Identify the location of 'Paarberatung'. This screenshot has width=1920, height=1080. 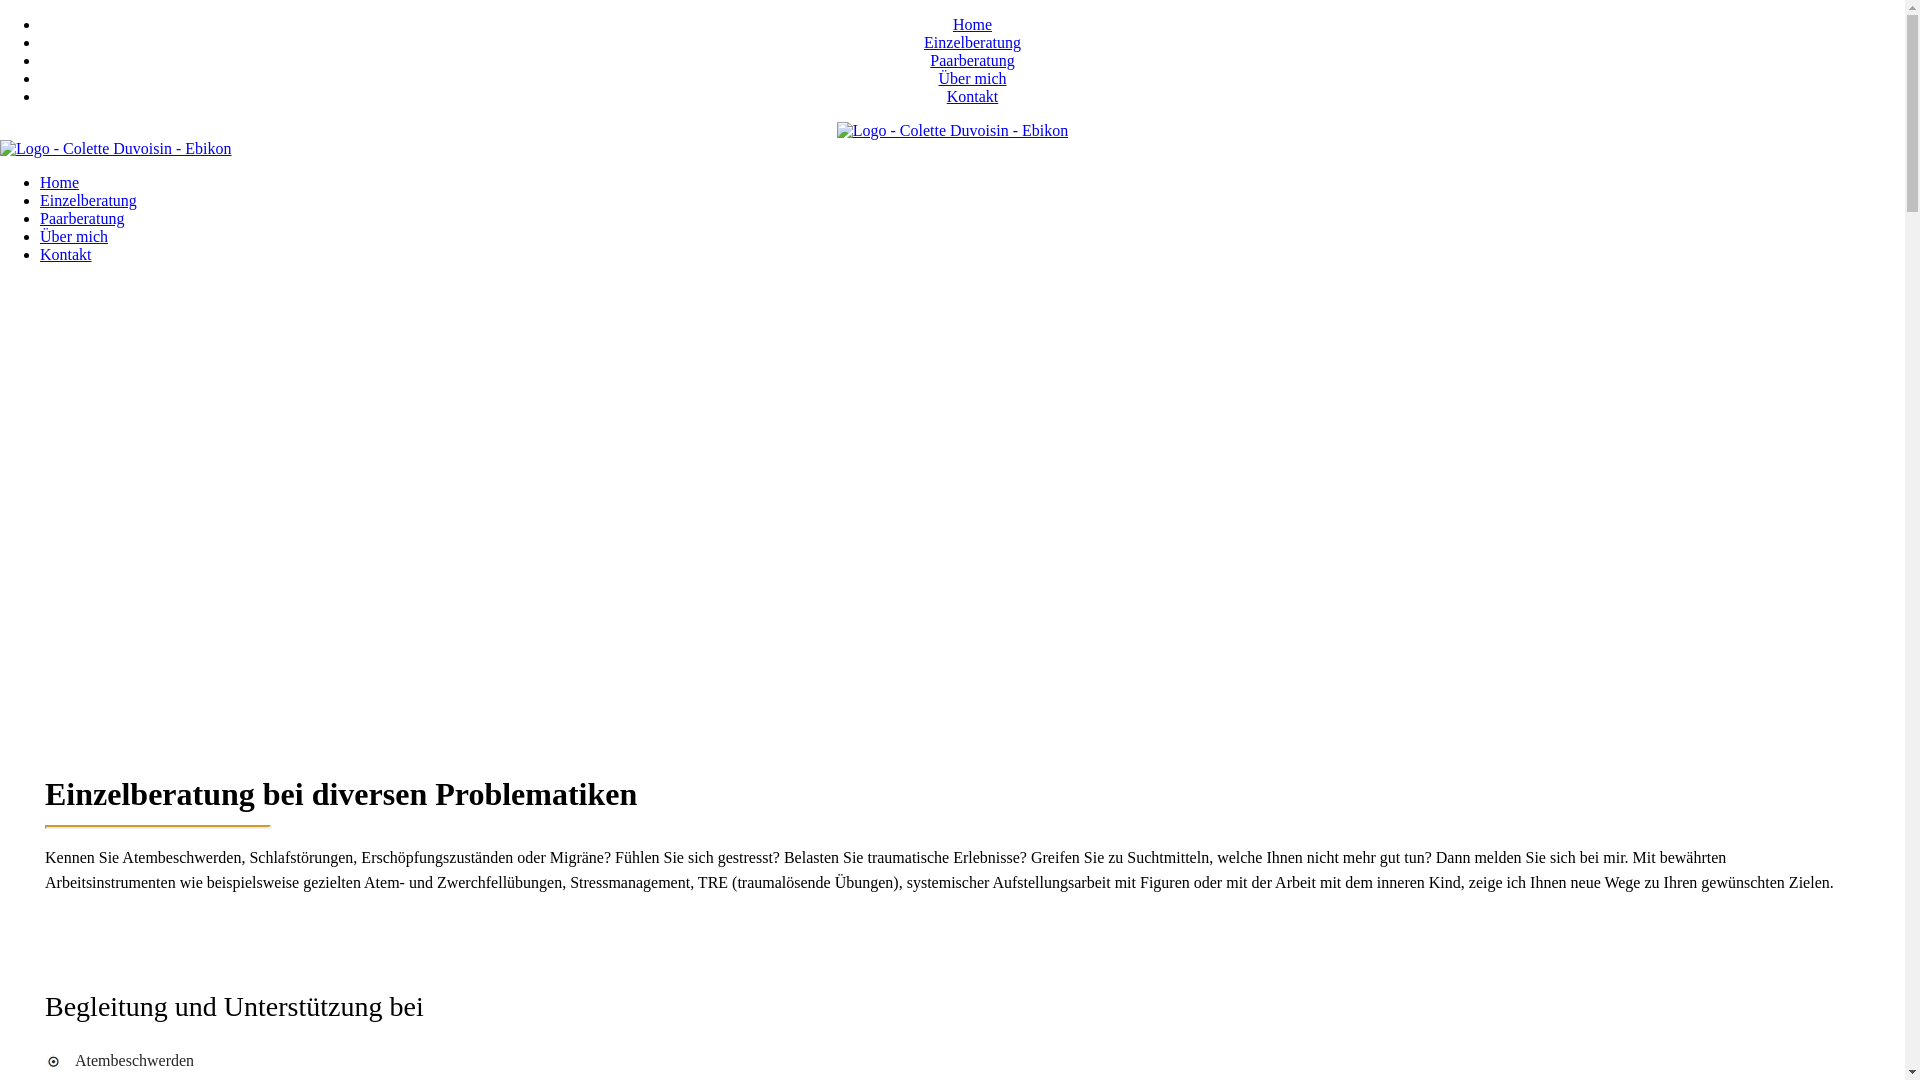
(971, 59).